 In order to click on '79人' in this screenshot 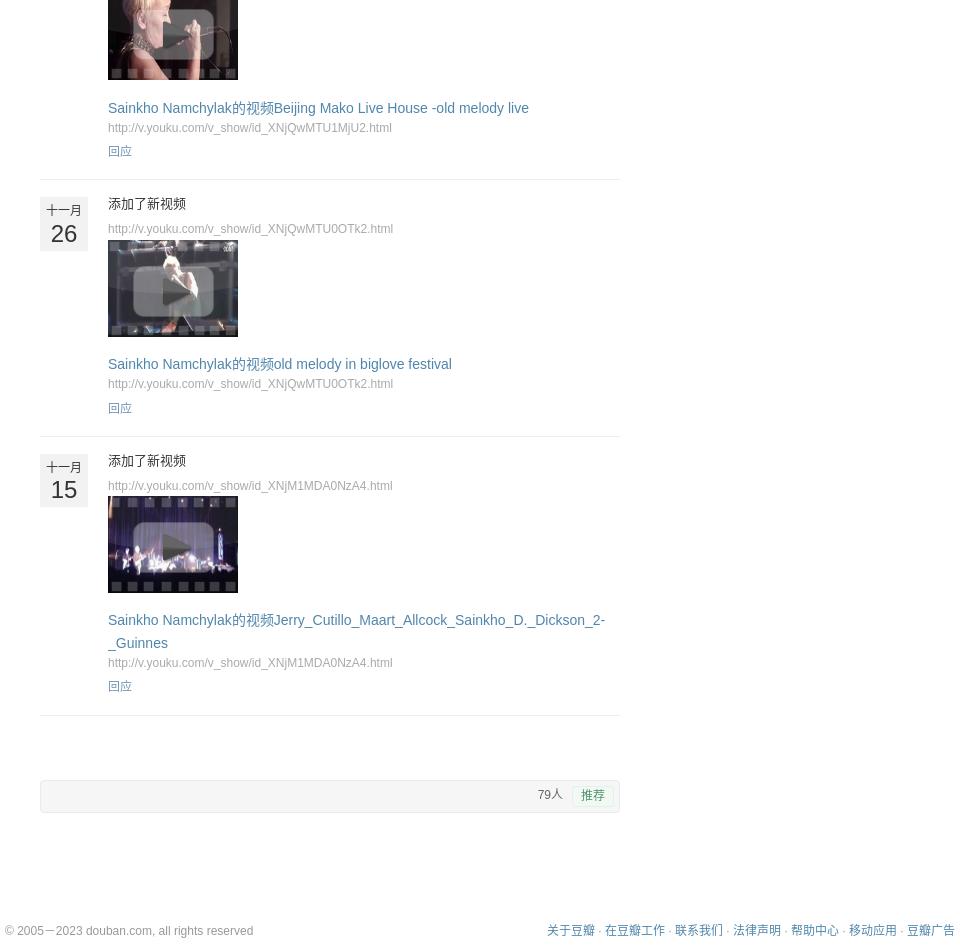, I will do `click(549, 793)`.